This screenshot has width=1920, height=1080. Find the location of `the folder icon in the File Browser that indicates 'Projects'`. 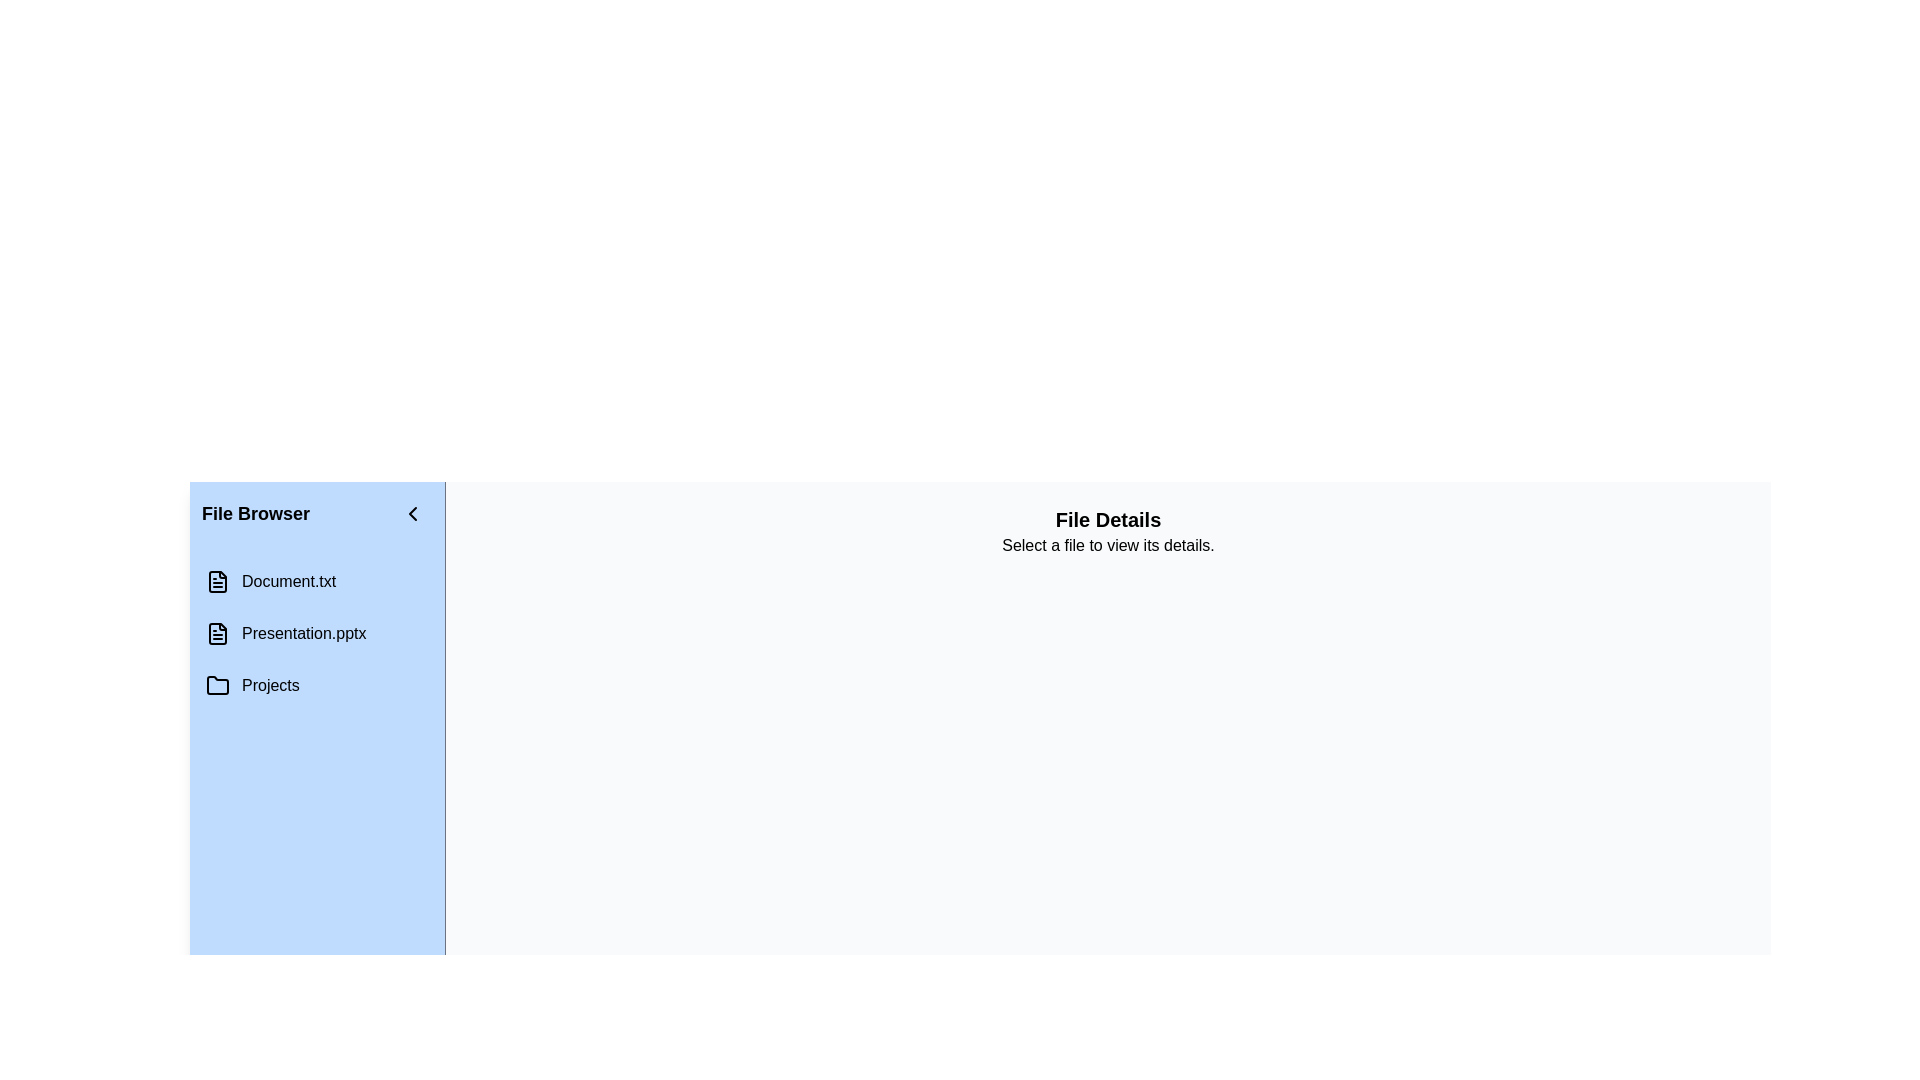

the folder icon in the File Browser that indicates 'Projects' is located at coordinates (217, 684).